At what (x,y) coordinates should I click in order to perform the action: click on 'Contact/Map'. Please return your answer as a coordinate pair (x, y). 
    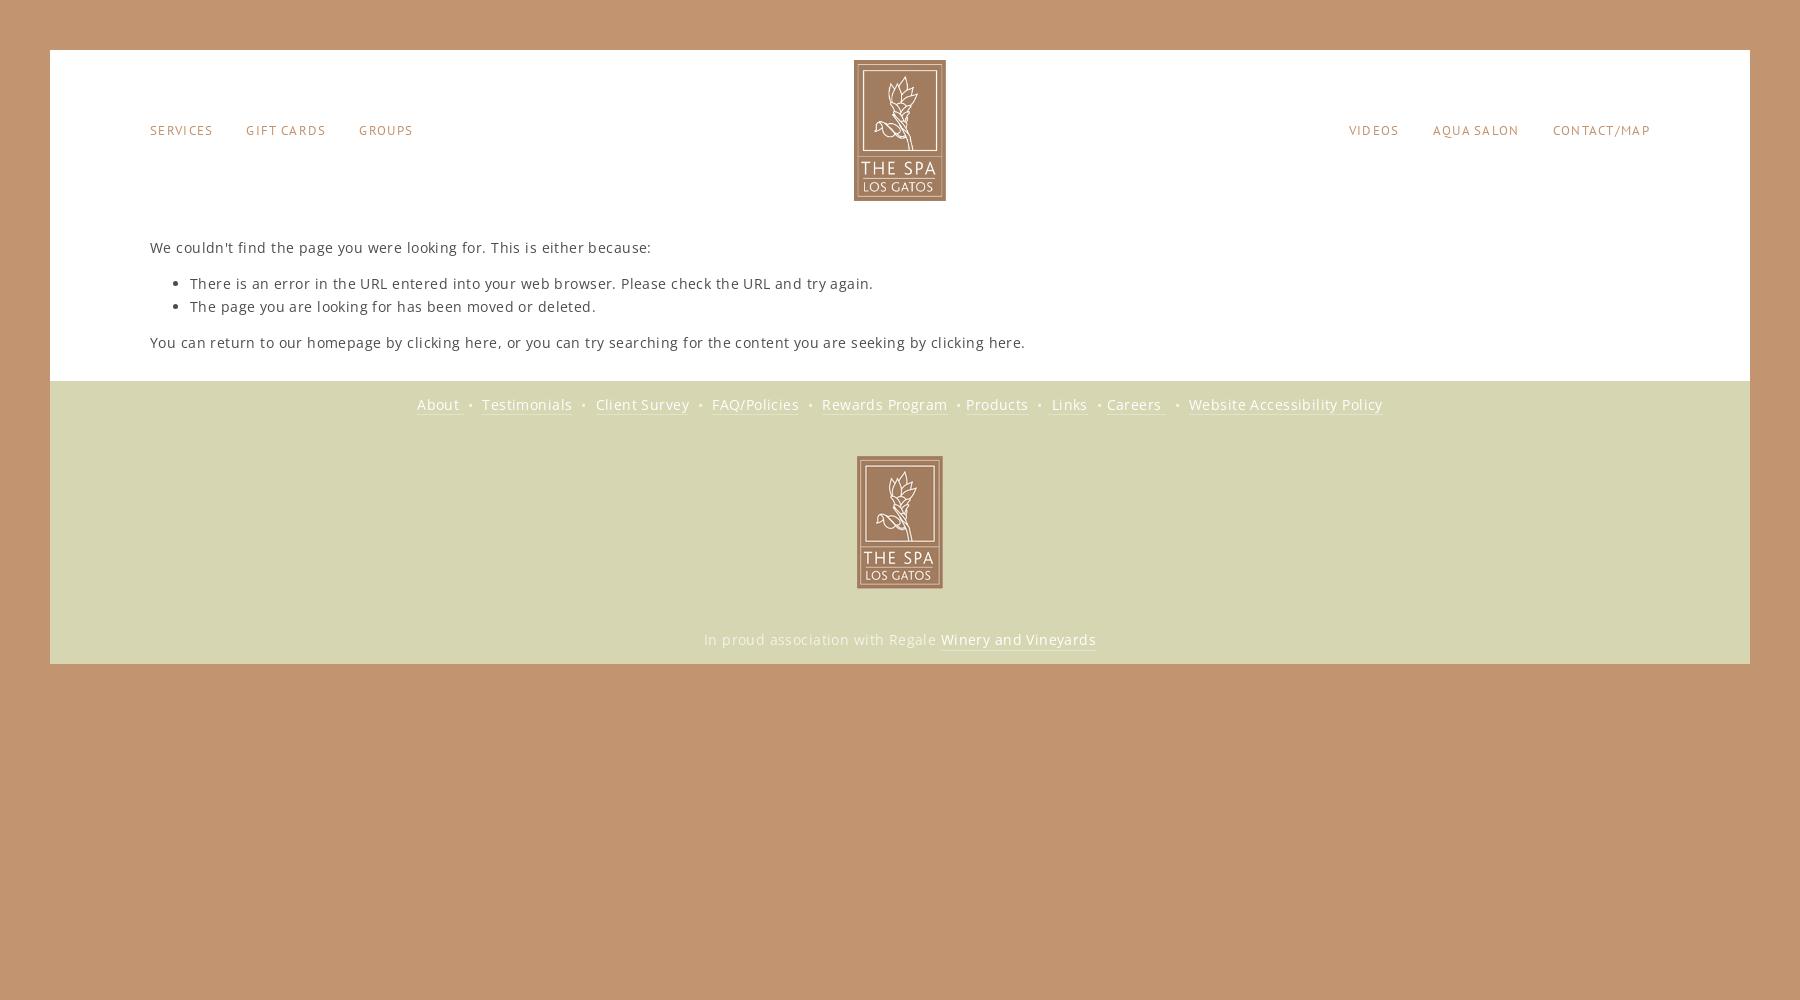
    Looking at the image, I should click on (1599, 129).